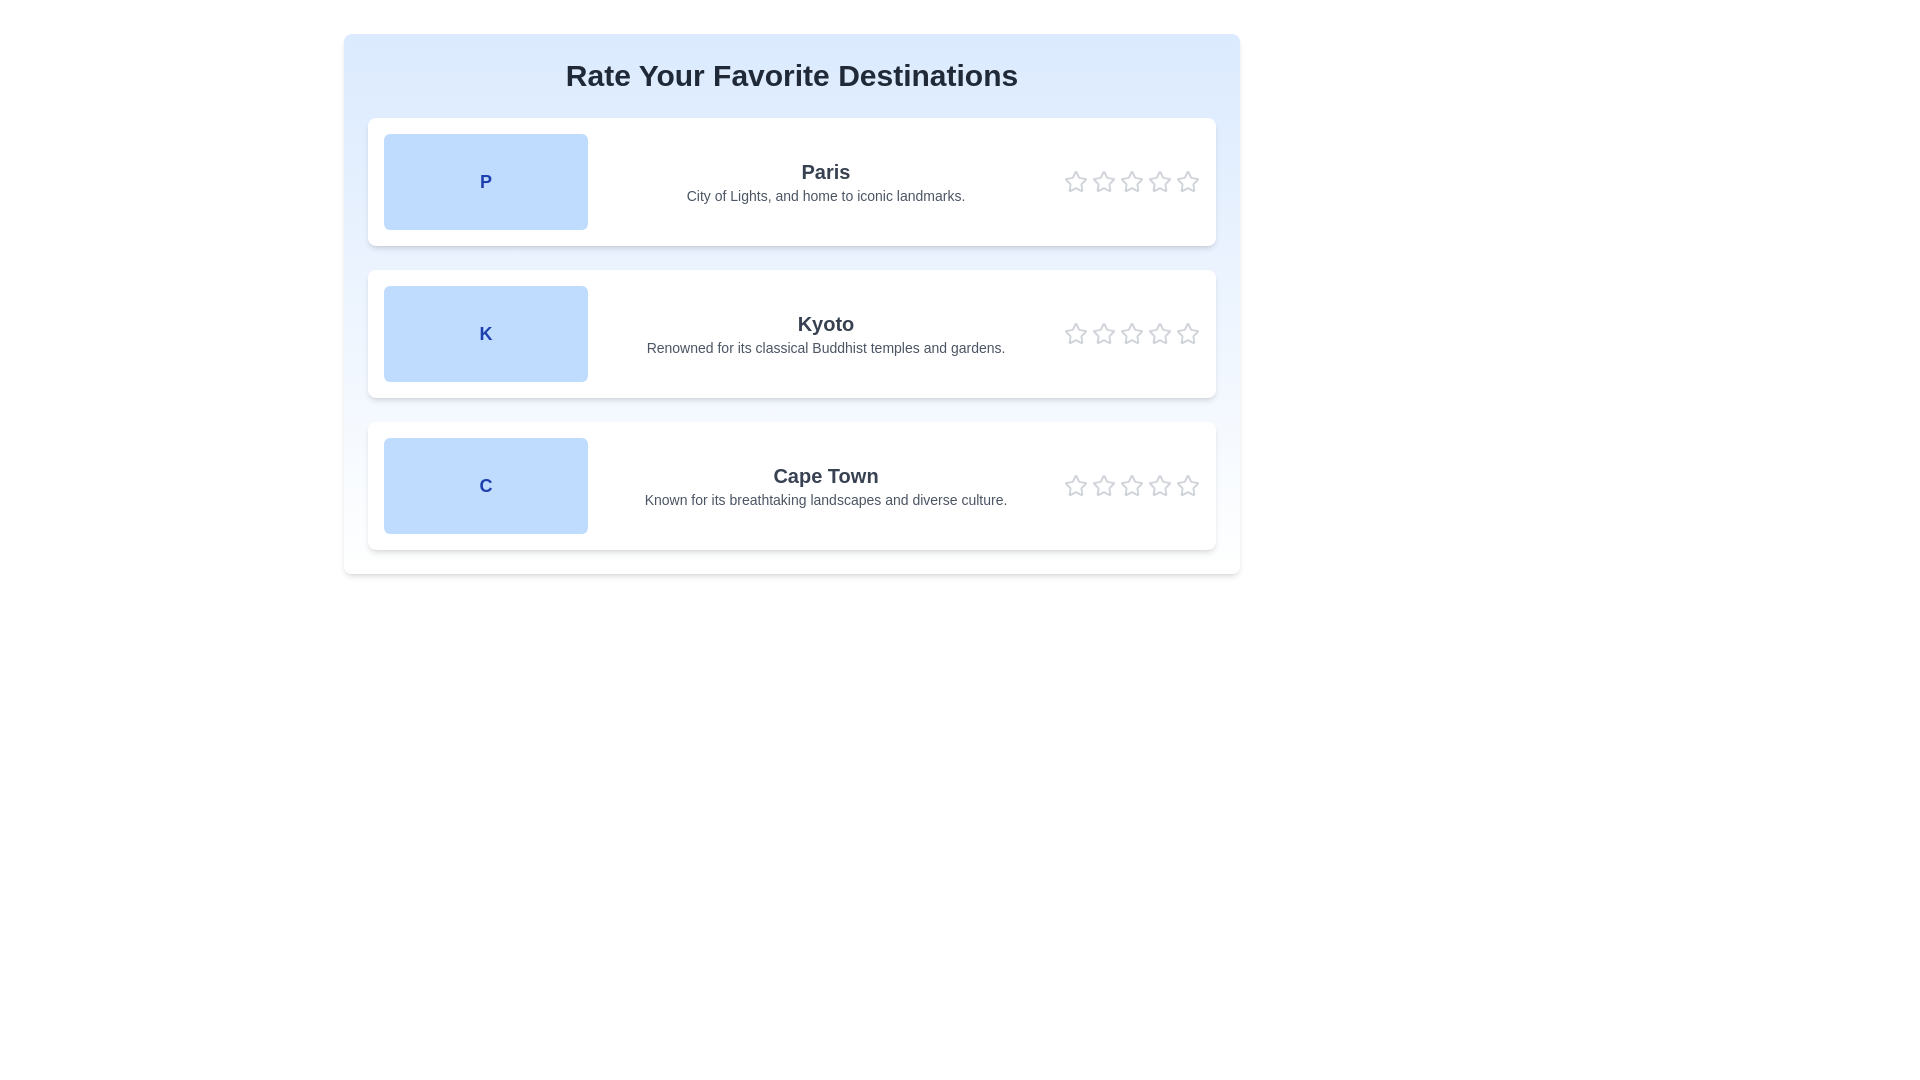 This screenshot has width=1920, height=1080. I want to click on the Text label providing additional information about 'Cape Town', which is located at the bottom of the content block associated with 'Cape Town', directly below the title in the vertical list of favorite destinations, so click(825, 499).